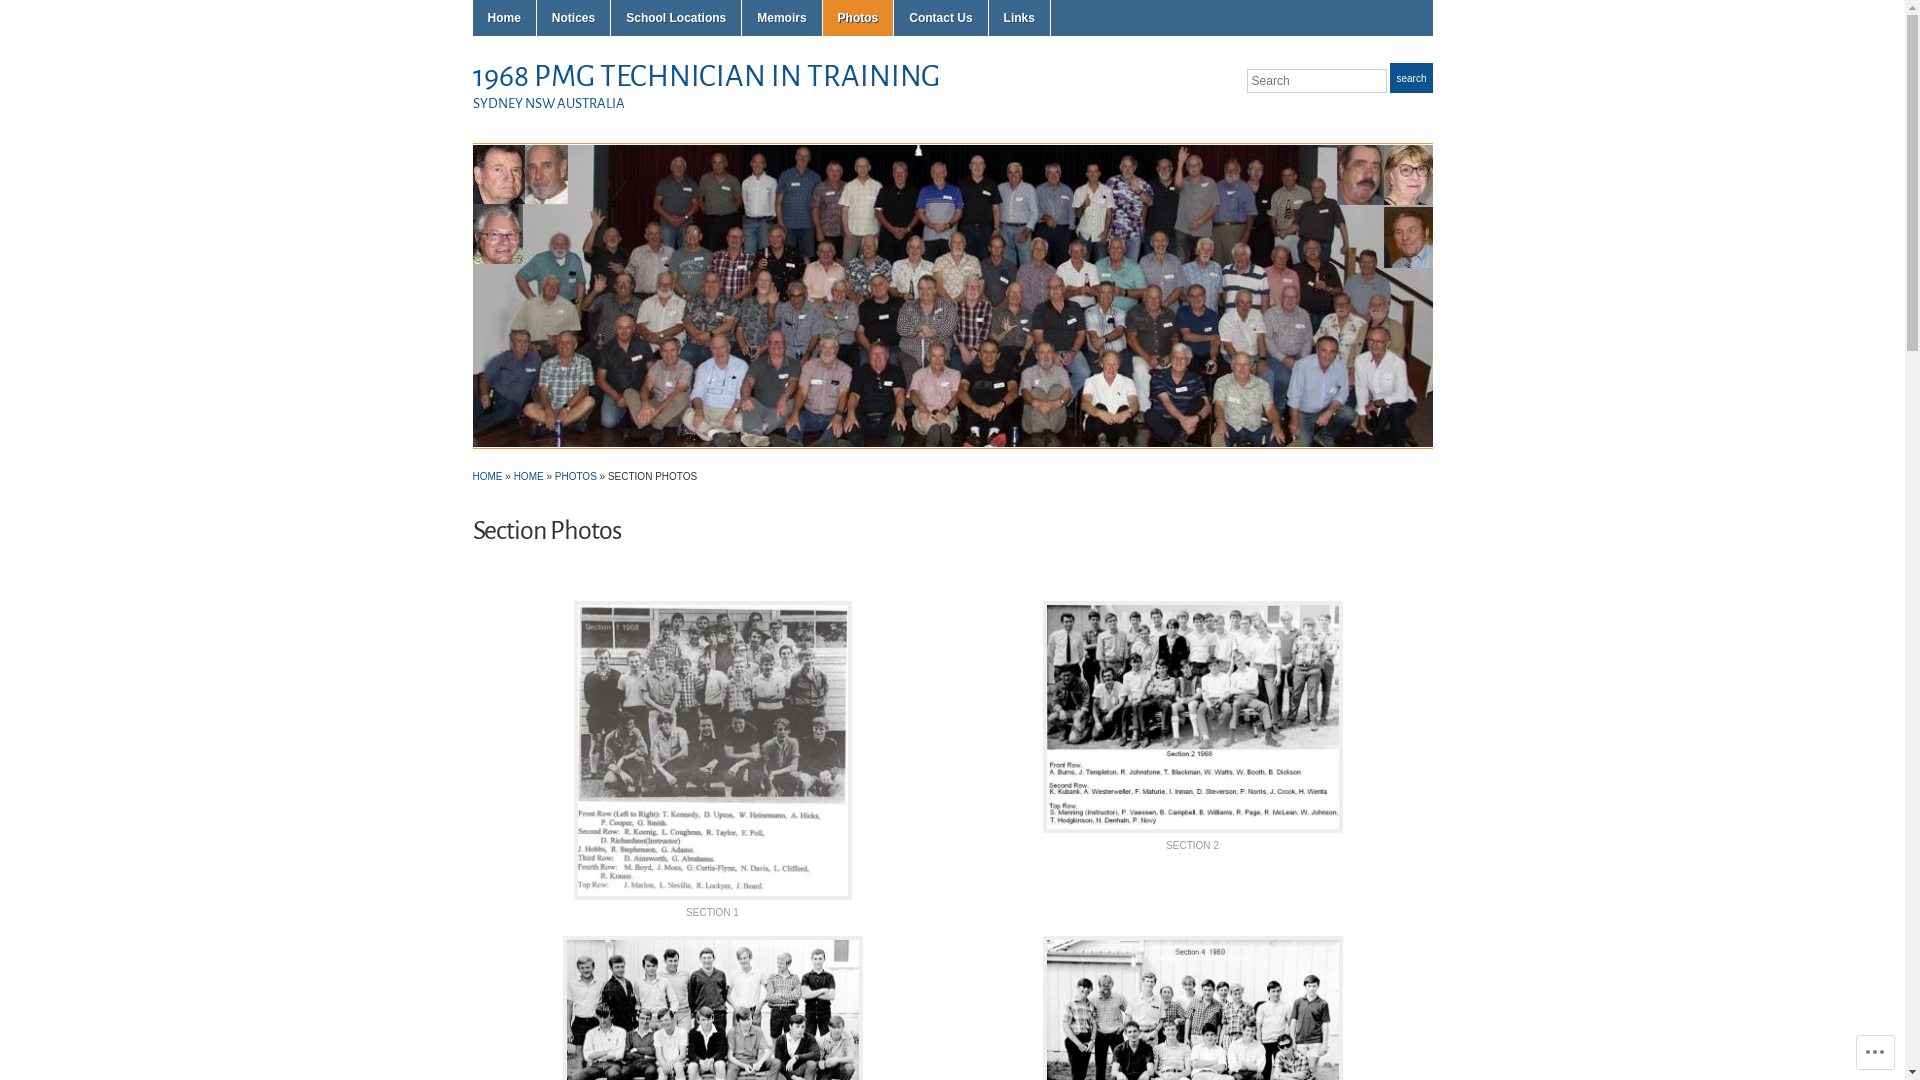 The width and height of the screenshot is (1920, 1080). I want to click on 'Links', so click(1019, 18).